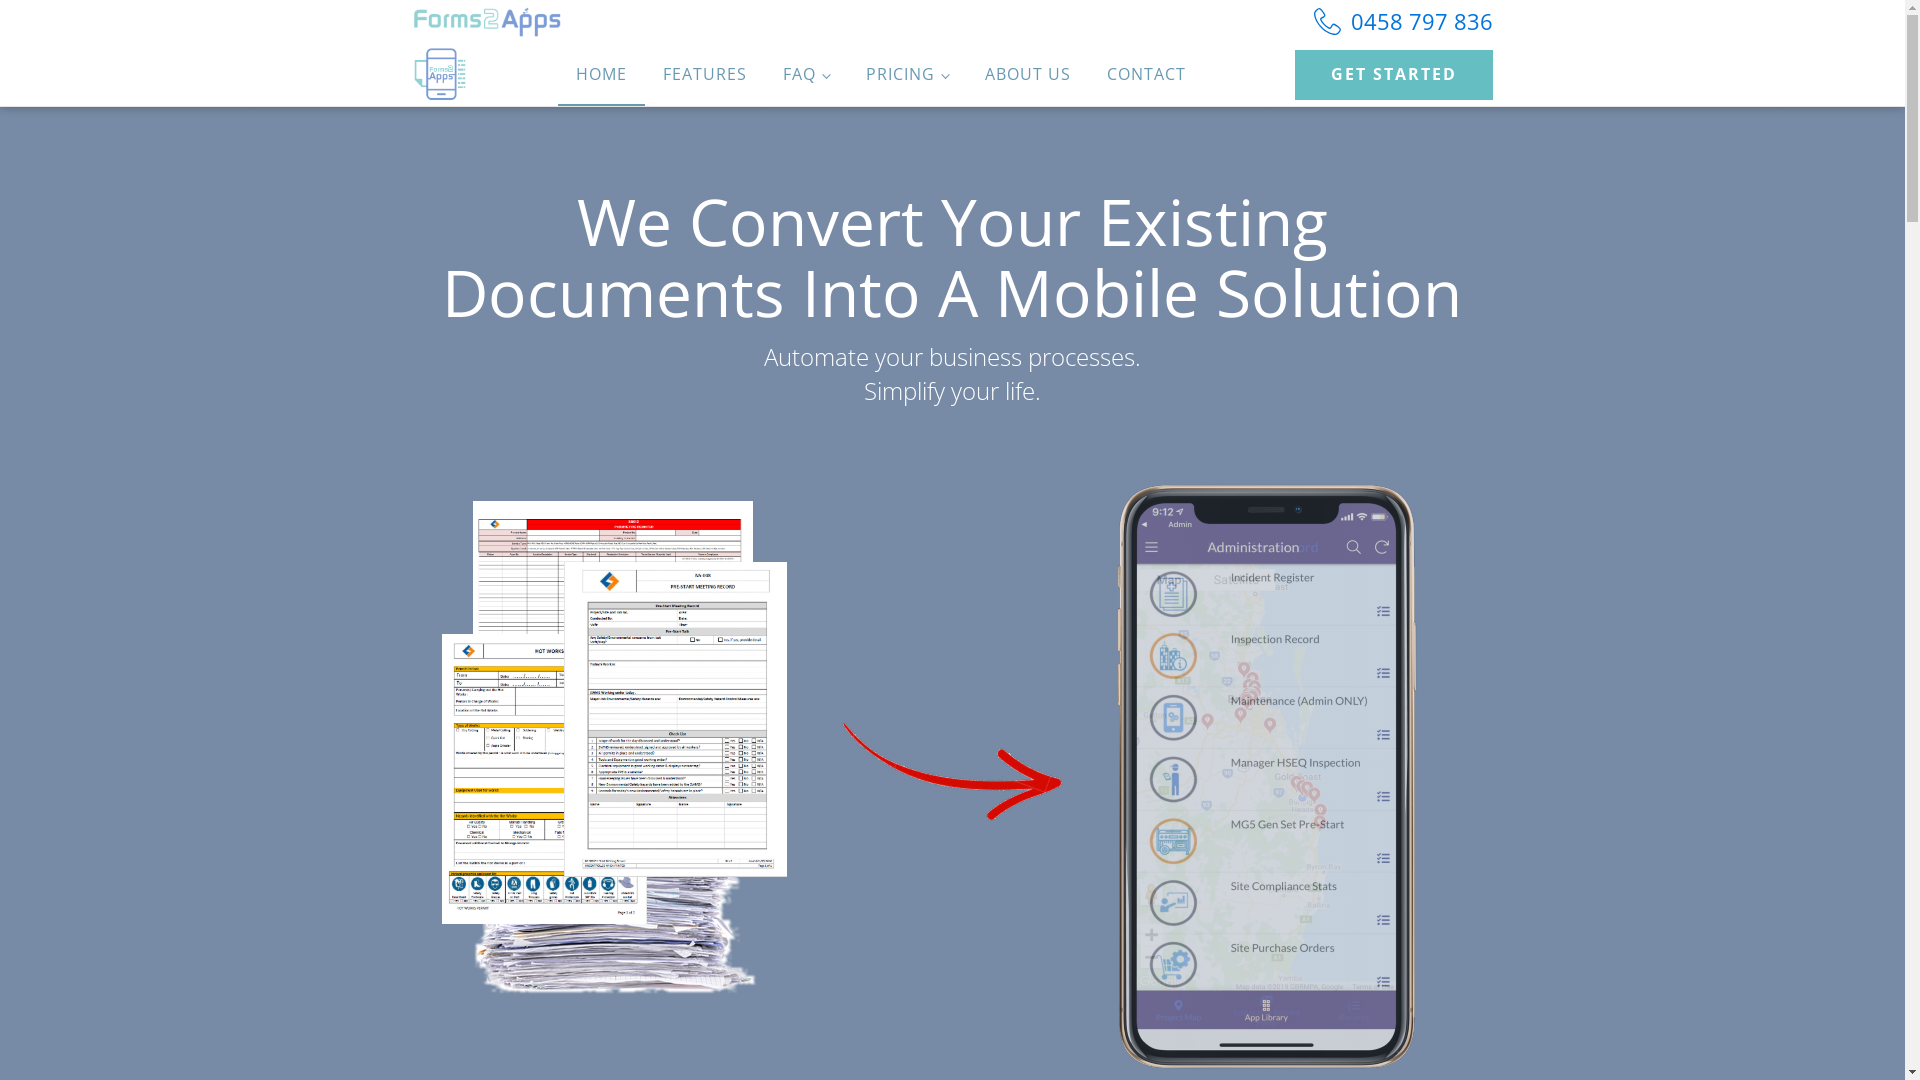 This screenshot has height=1080, width=1920. What do you see at coordinates (806, 73) in the screenshot?
I see `'FAQ'` at bounding box center [806, 73].